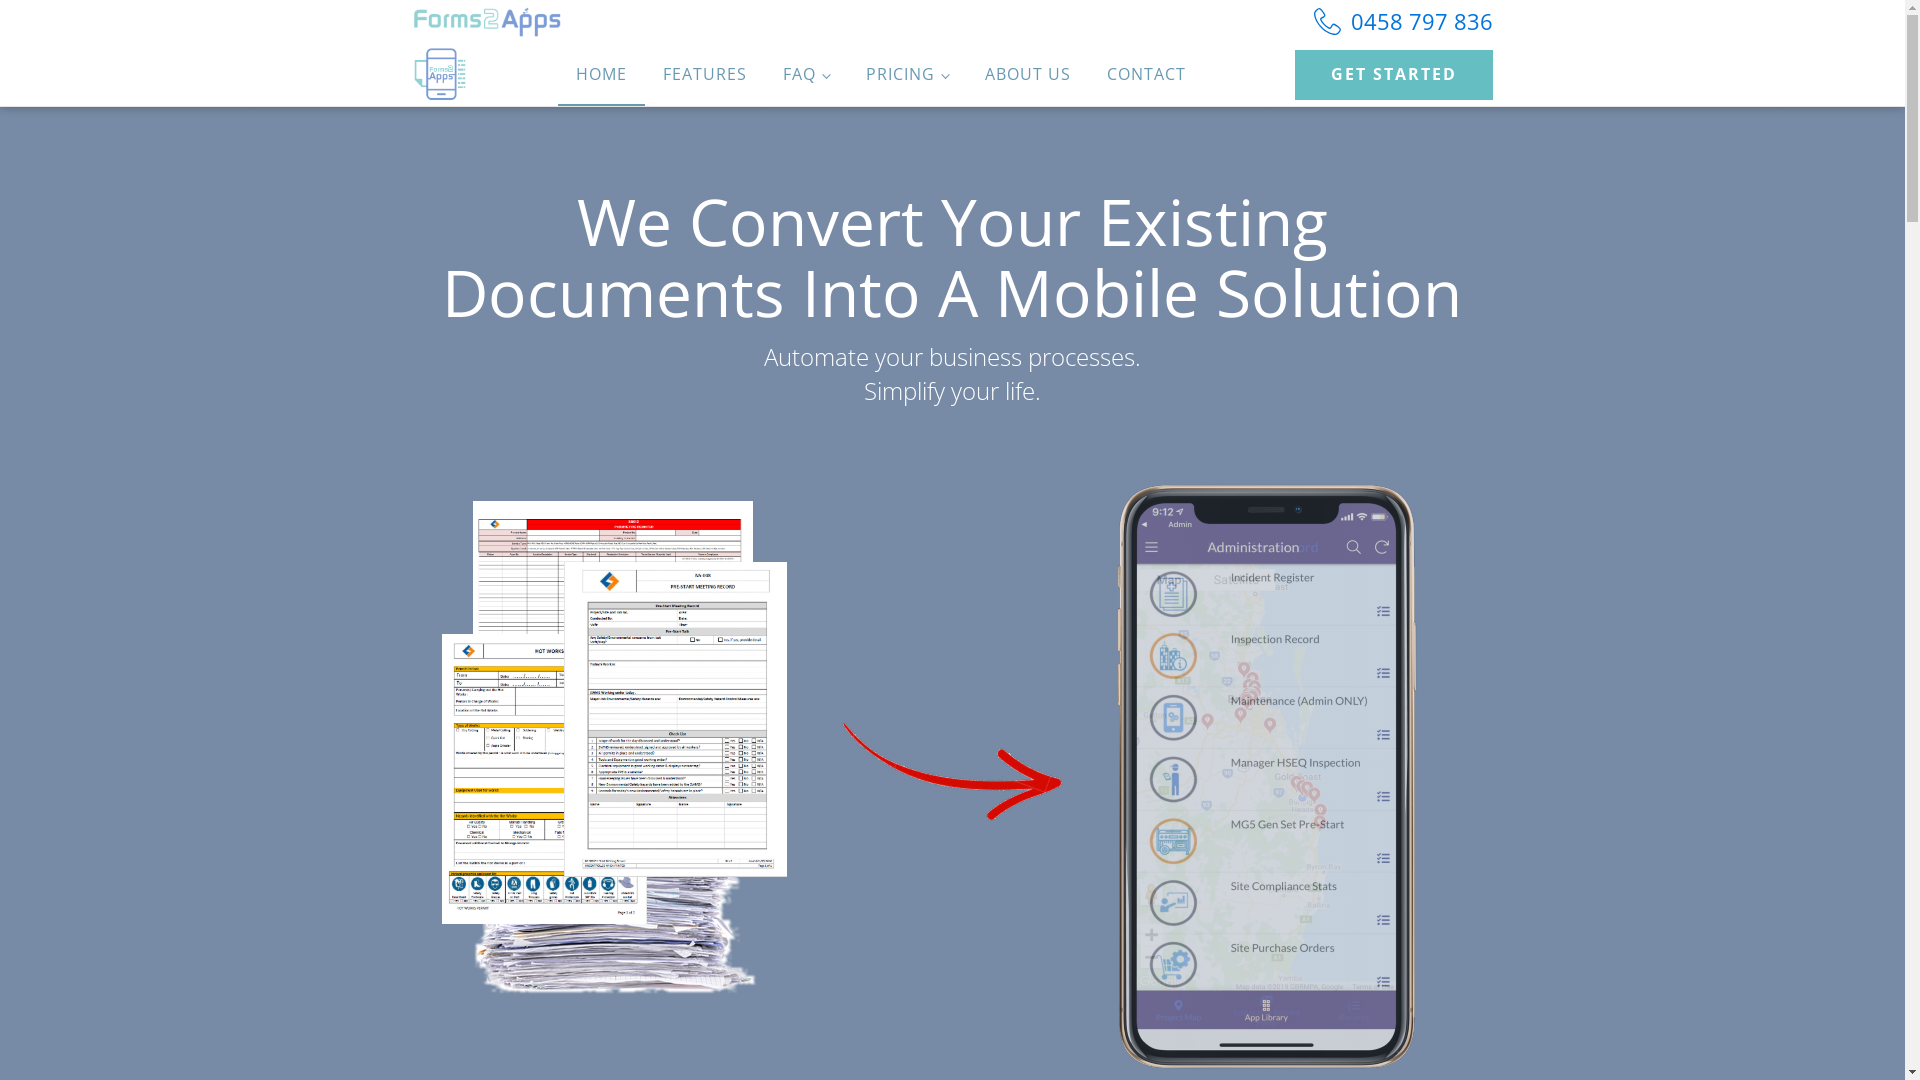 This screenshot has height=1080, width=1920. What do you see at coordinates (806, 73) in the screenshot?
I see `'FAQ'` at bounding box center [806, 73].